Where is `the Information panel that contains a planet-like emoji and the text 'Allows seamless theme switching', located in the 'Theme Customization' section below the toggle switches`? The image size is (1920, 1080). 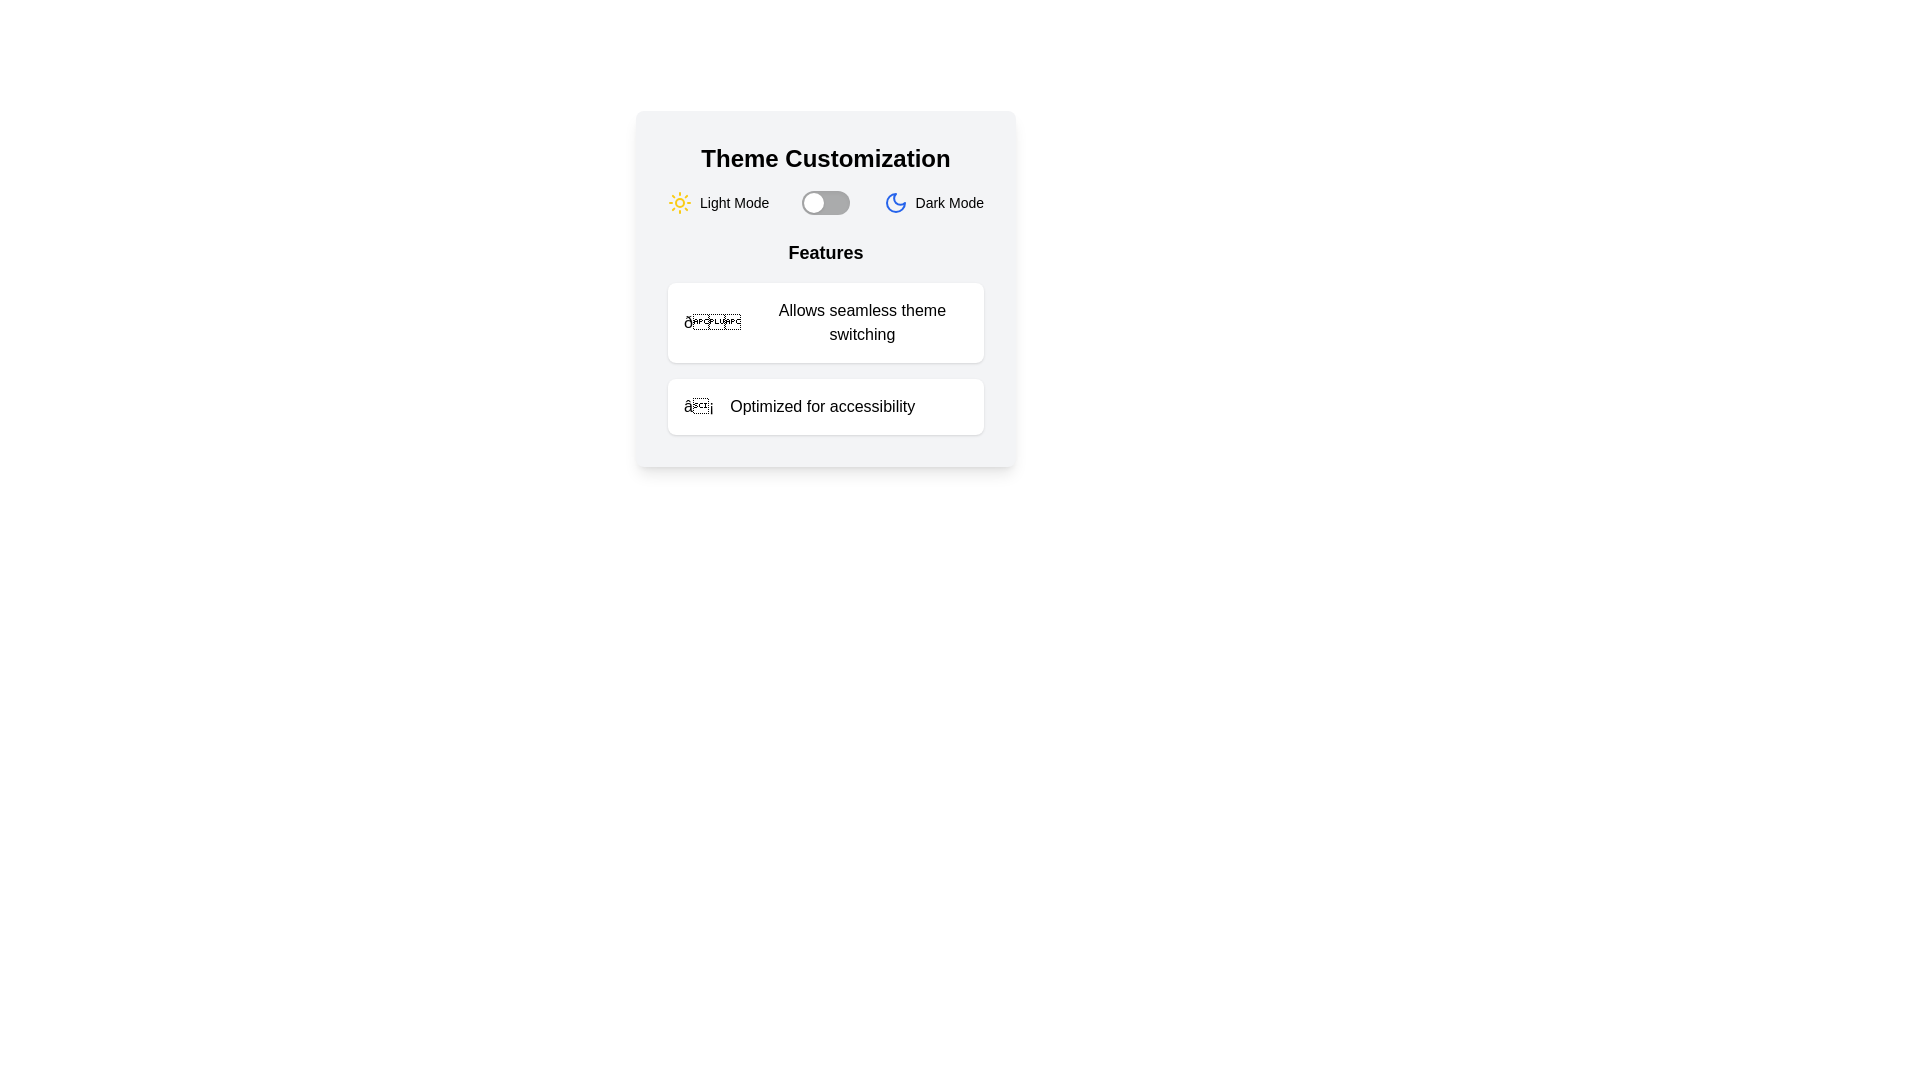
the Information panel that contains a planet-like emoji and the text 'Allows seamless theme switching', located in the 'Theme Customization' section below the toggle switches is located at coordinates (825, 335).